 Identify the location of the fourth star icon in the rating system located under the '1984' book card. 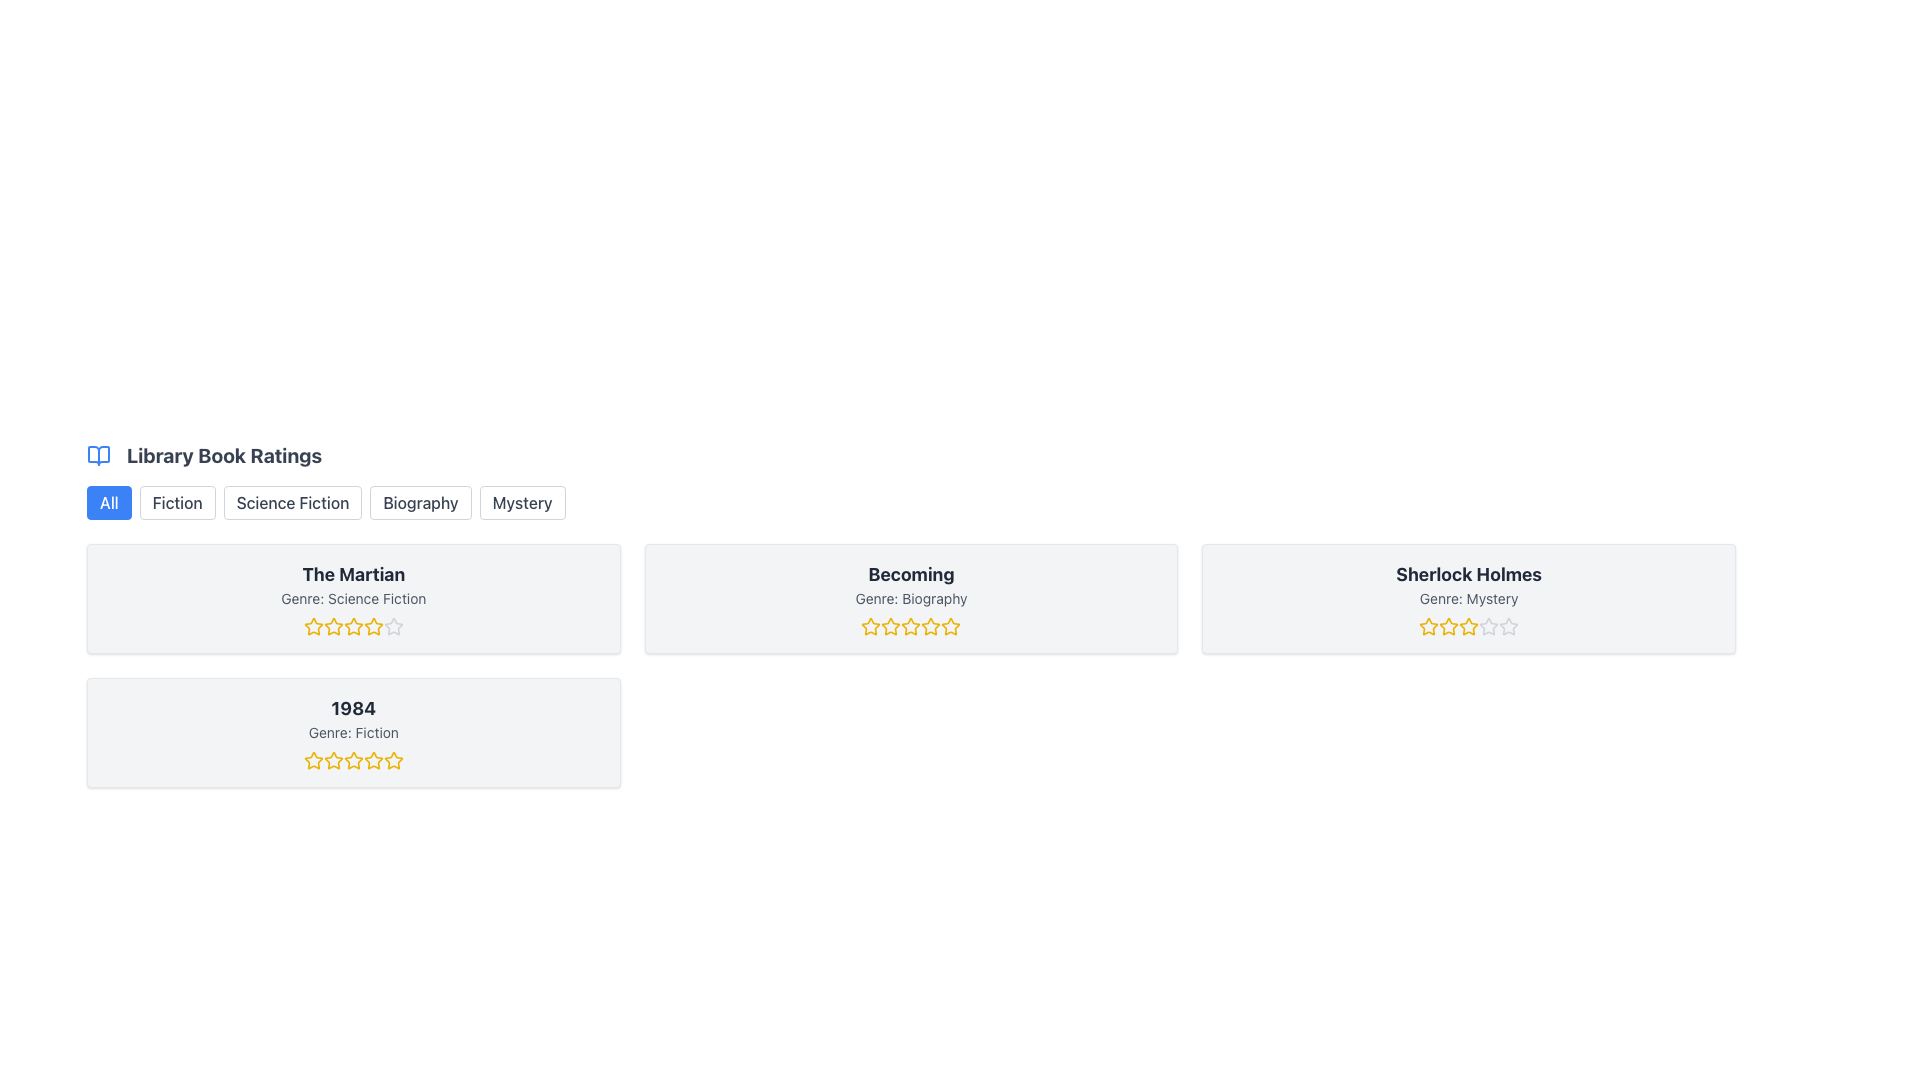
(373, 760).